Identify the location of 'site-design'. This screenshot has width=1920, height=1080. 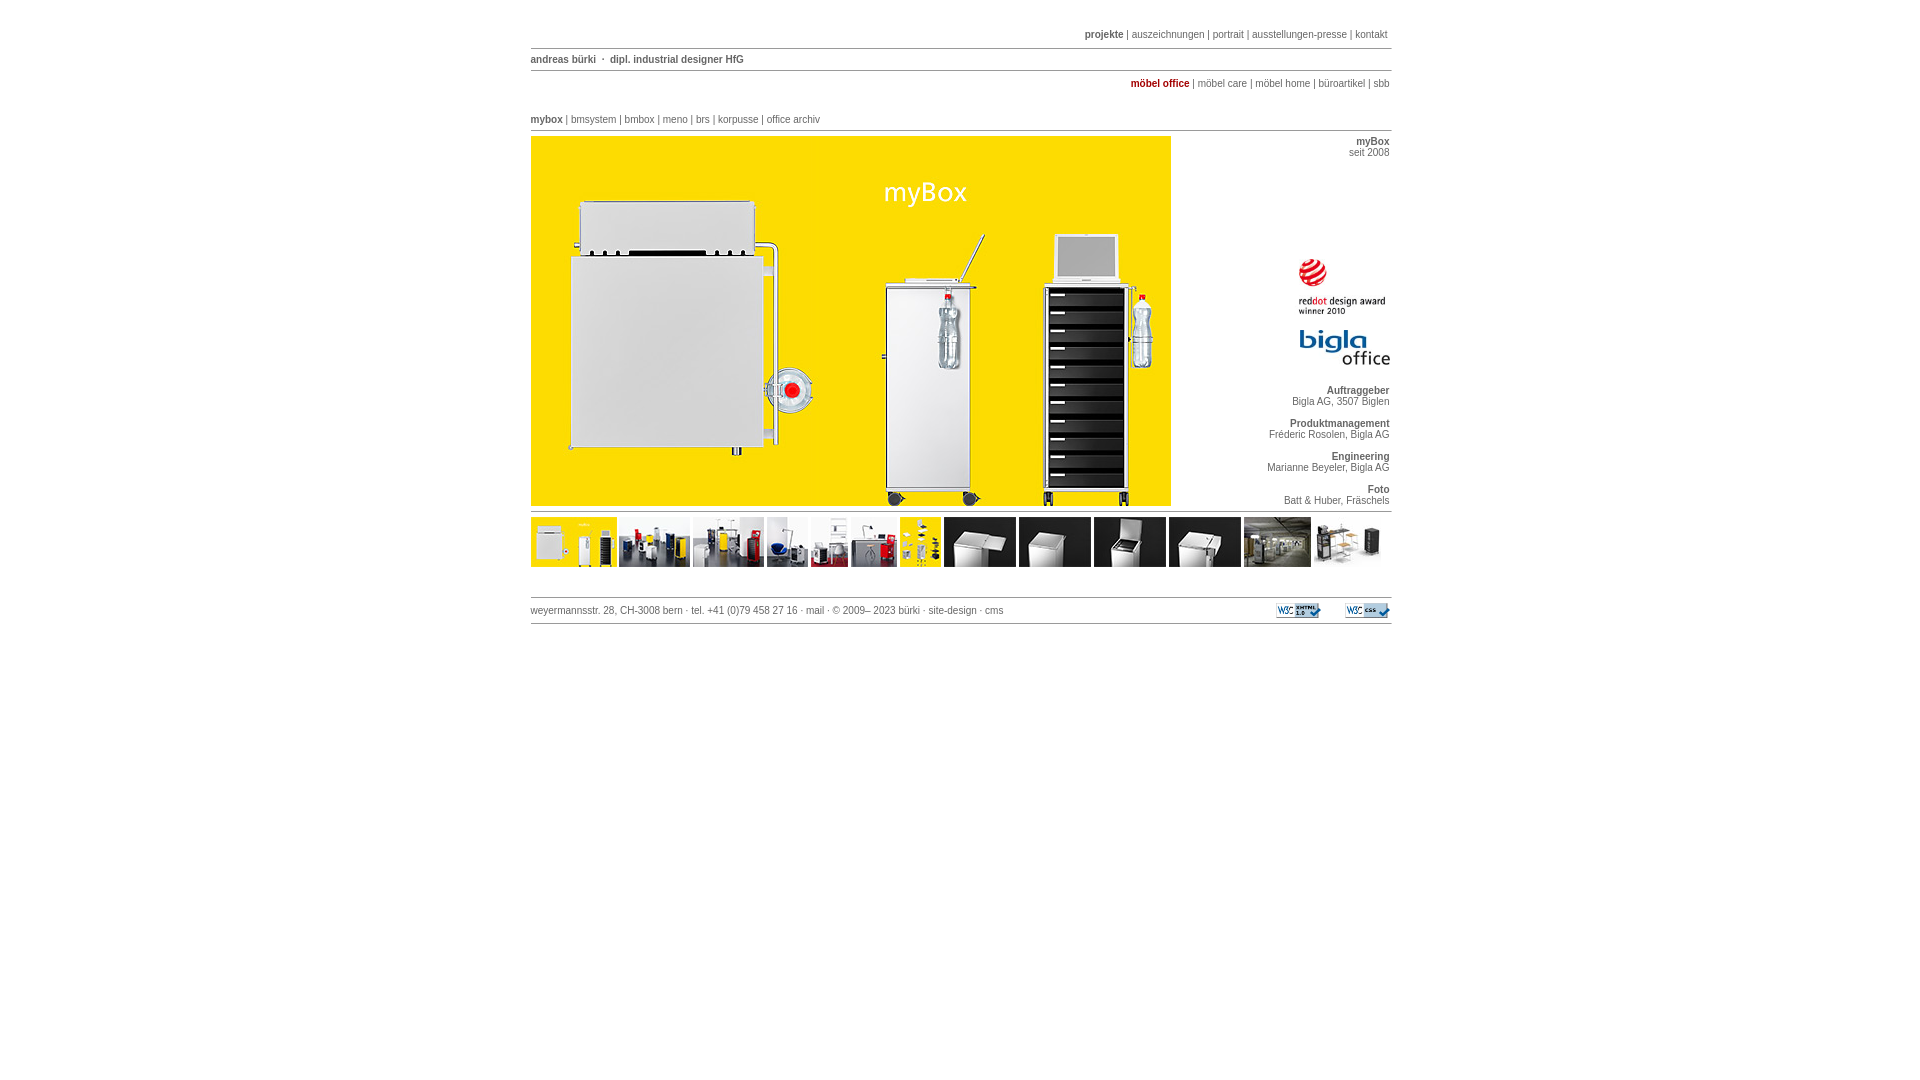
(950, 609).